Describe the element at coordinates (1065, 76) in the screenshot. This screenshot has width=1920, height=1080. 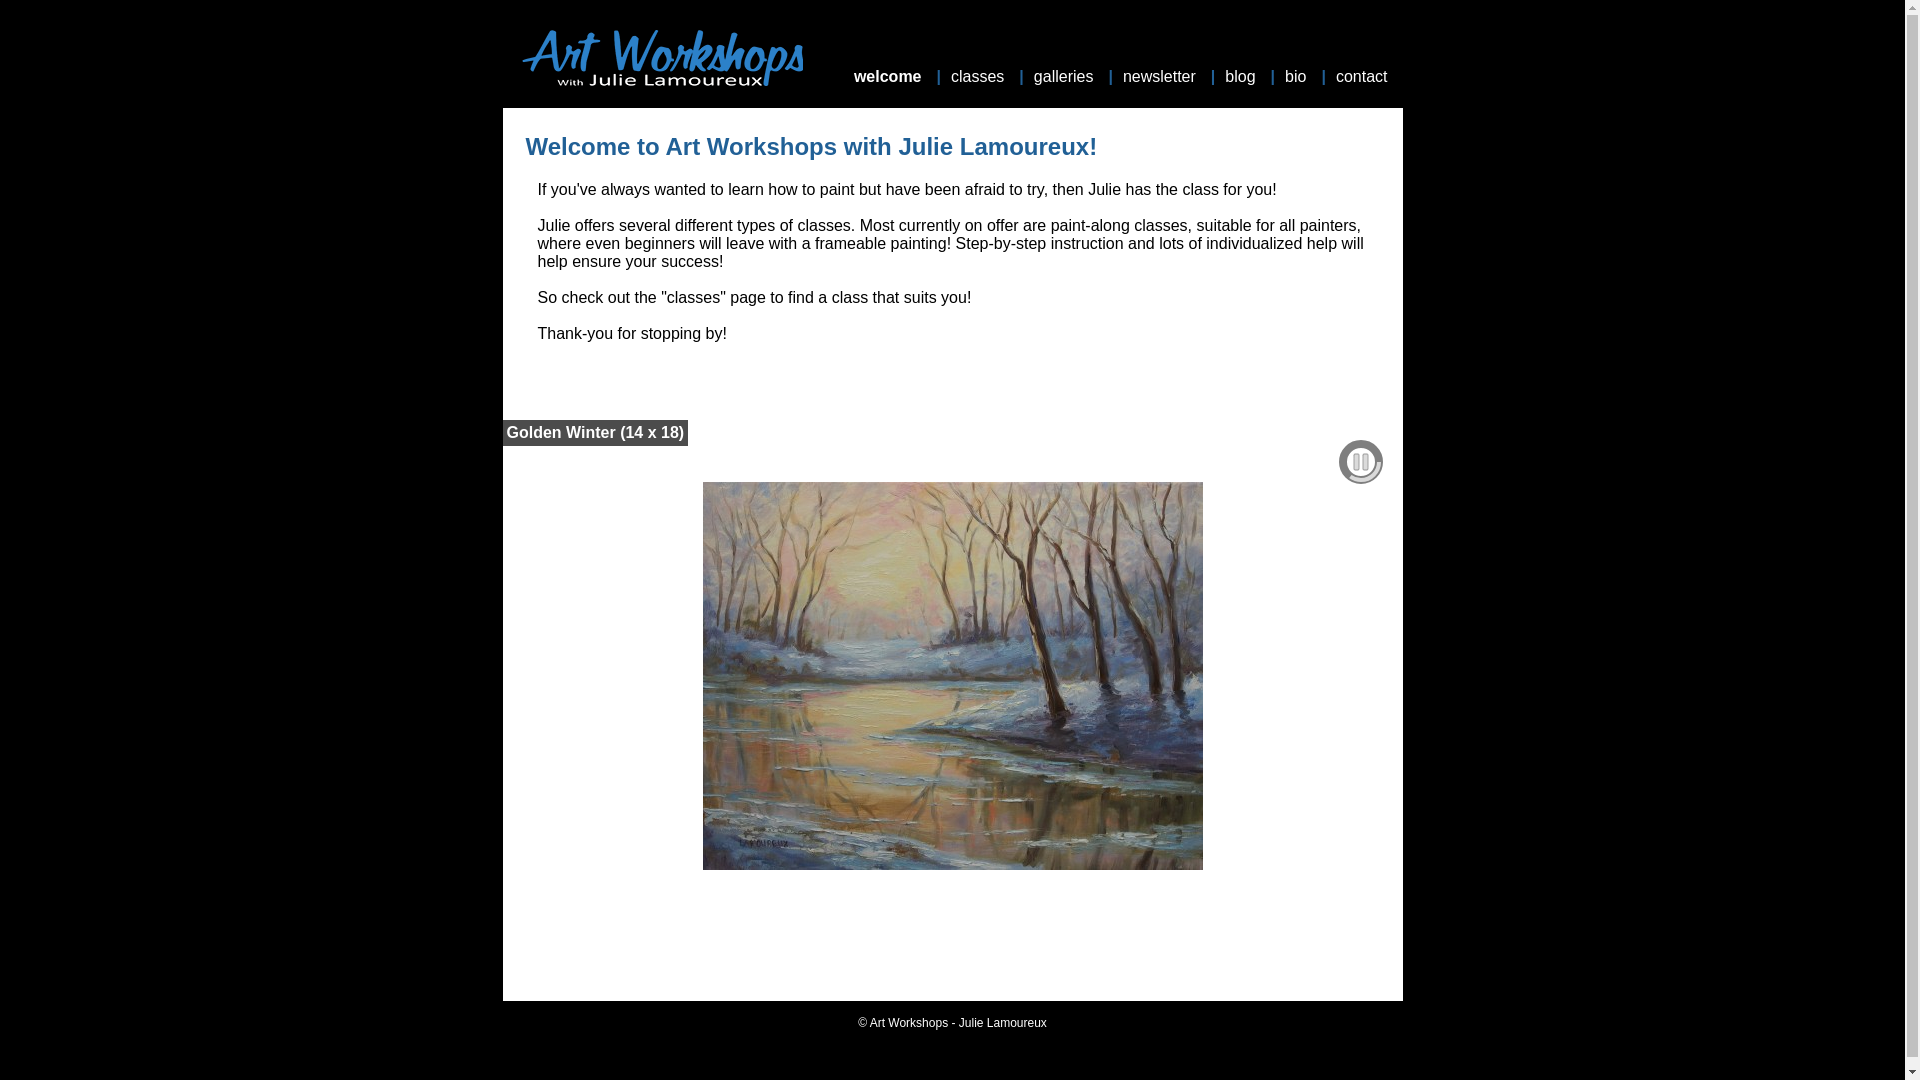
I see `'galleries'` at that location.